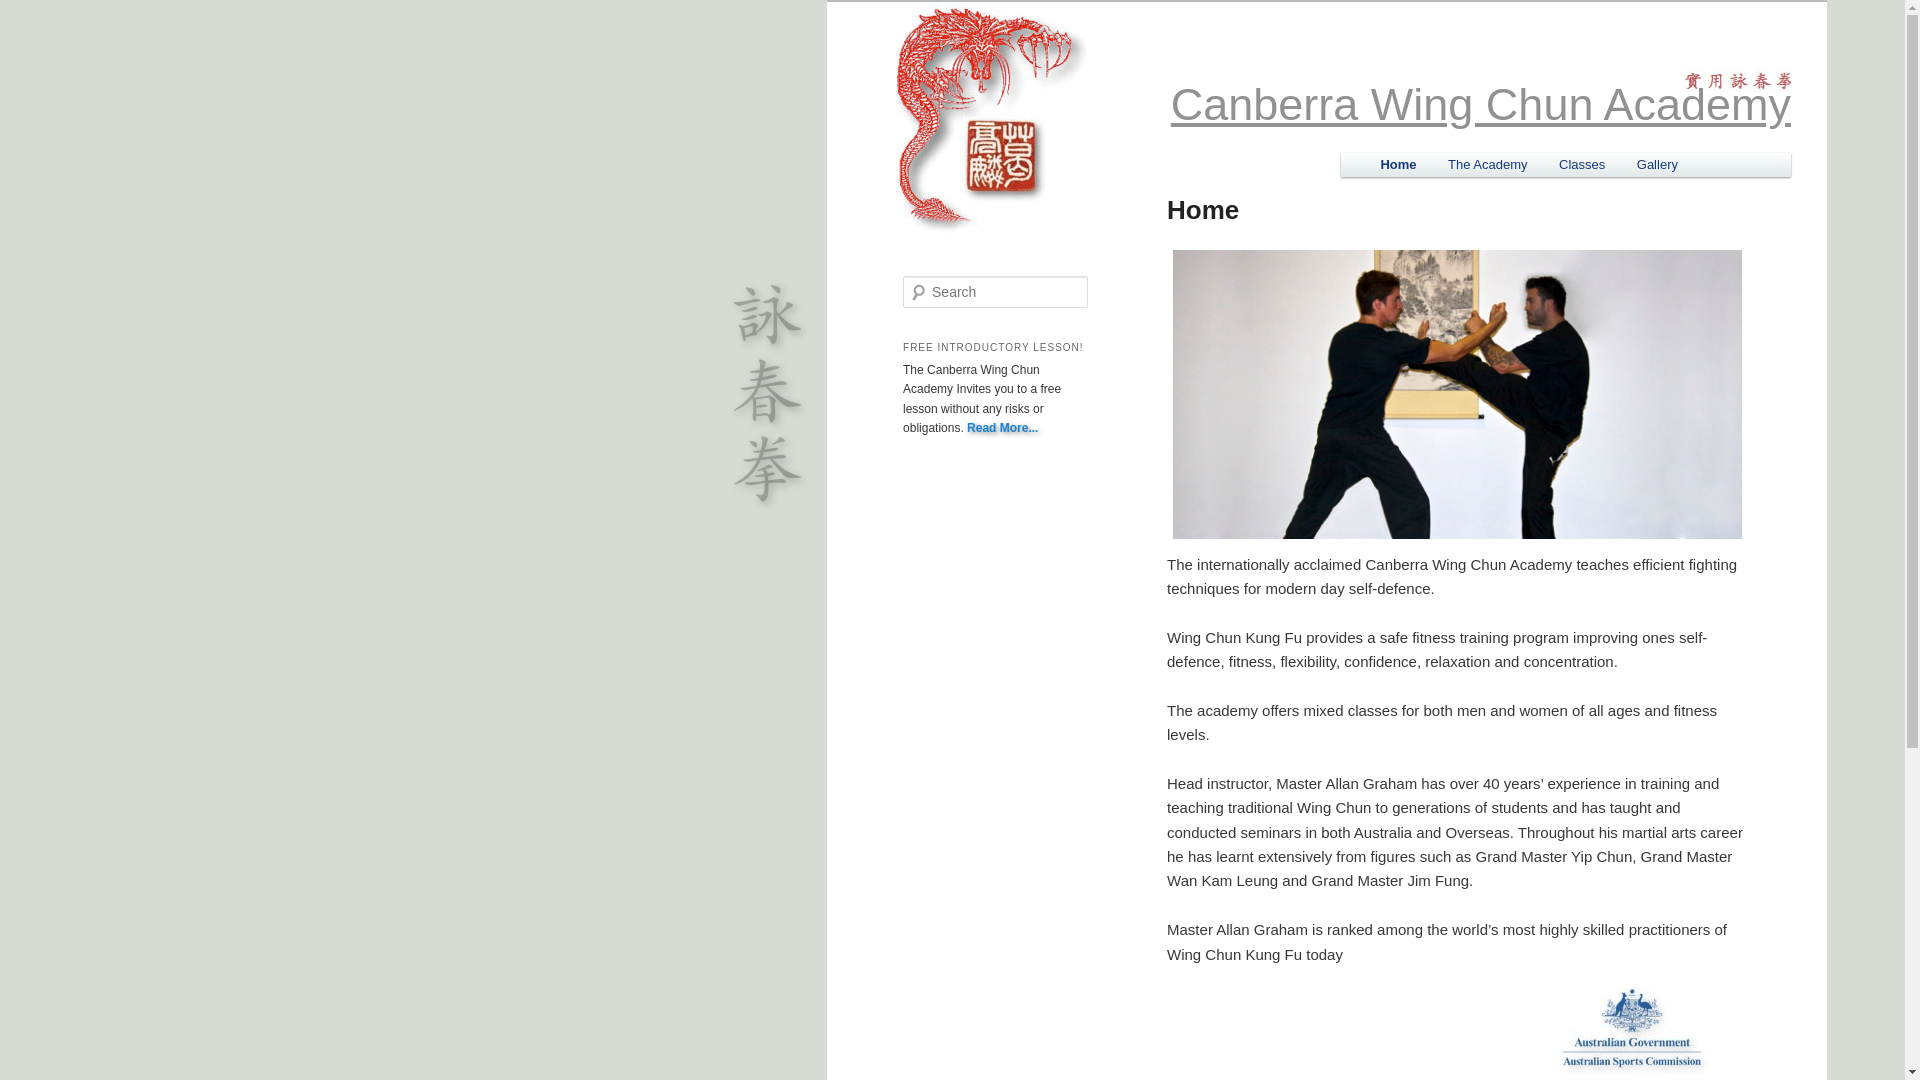 The image size is (1920, 1080). What do you see at coordinates (1487, 163) in the screenshot?
I see `'The Academy'` at bounding box center [1487, 163].